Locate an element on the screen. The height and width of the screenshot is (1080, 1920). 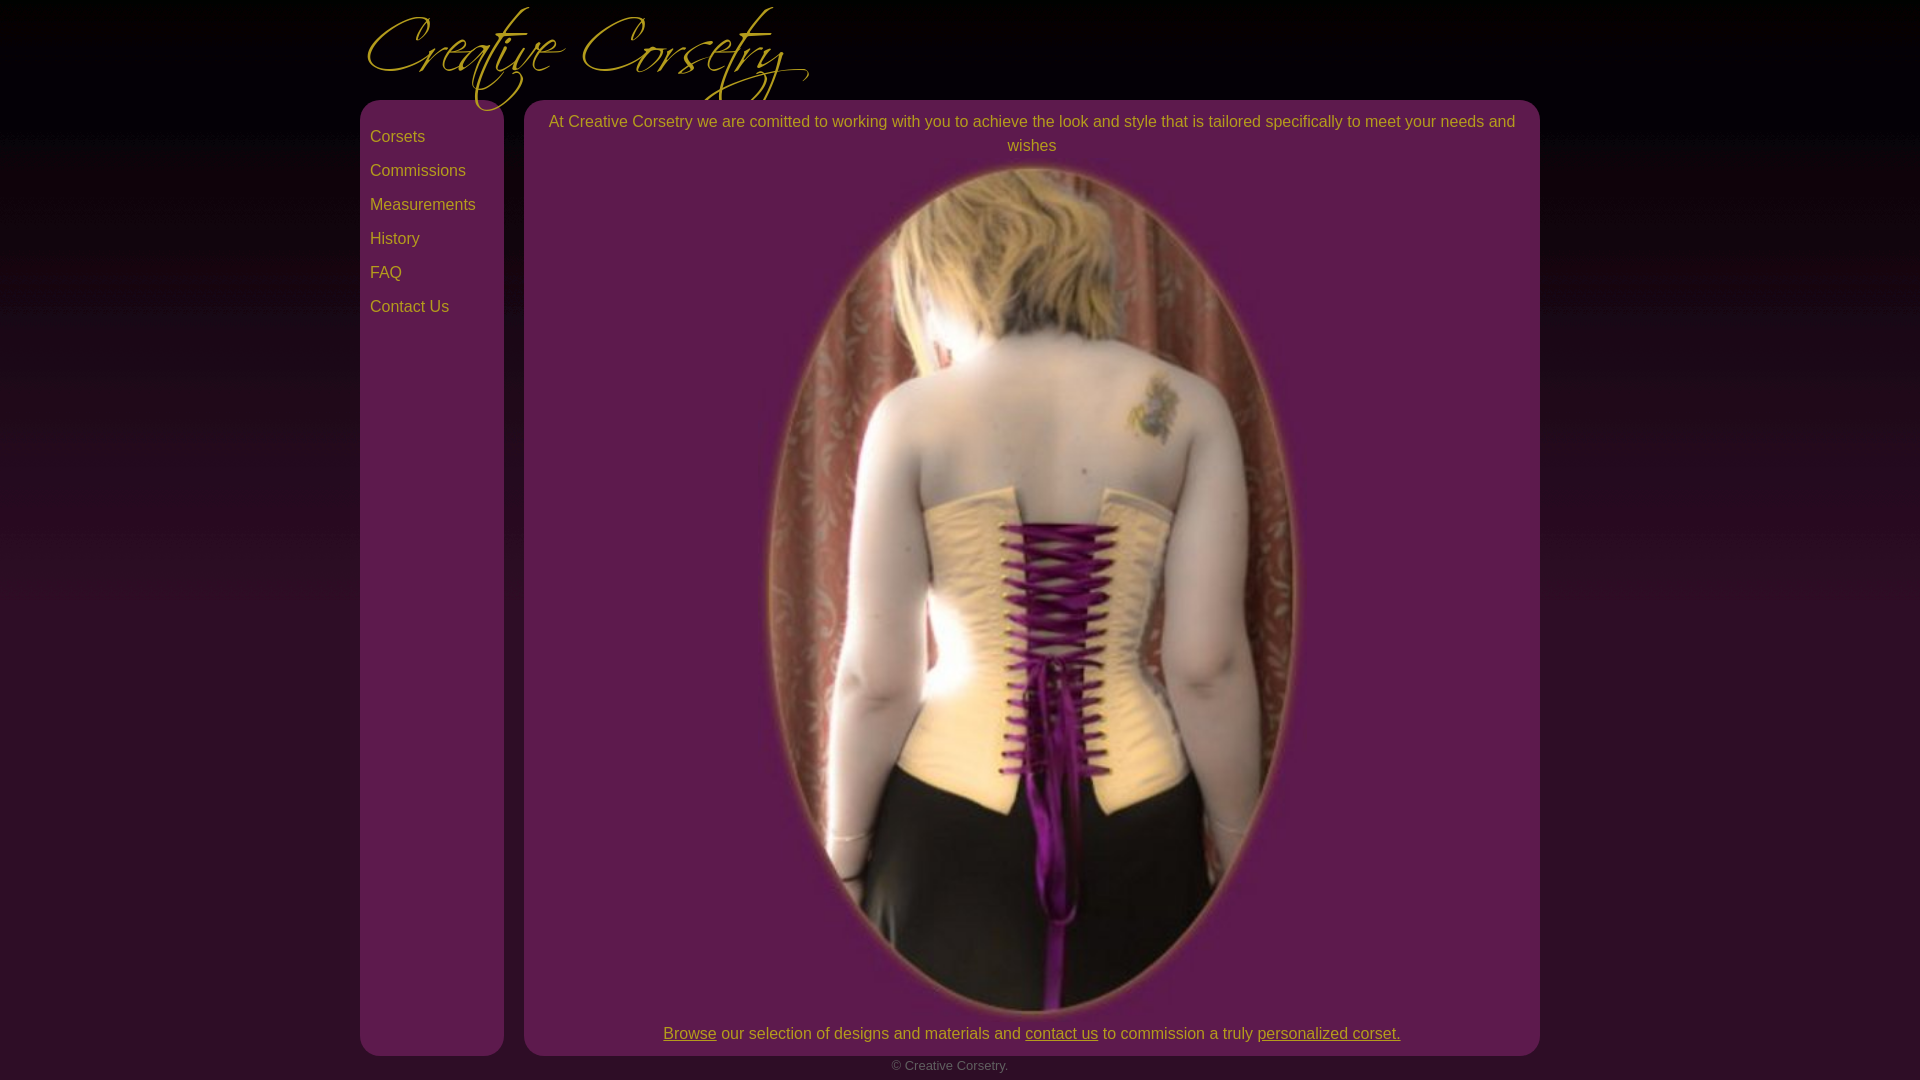
'FAQ' is located at coordinates (431, 273).